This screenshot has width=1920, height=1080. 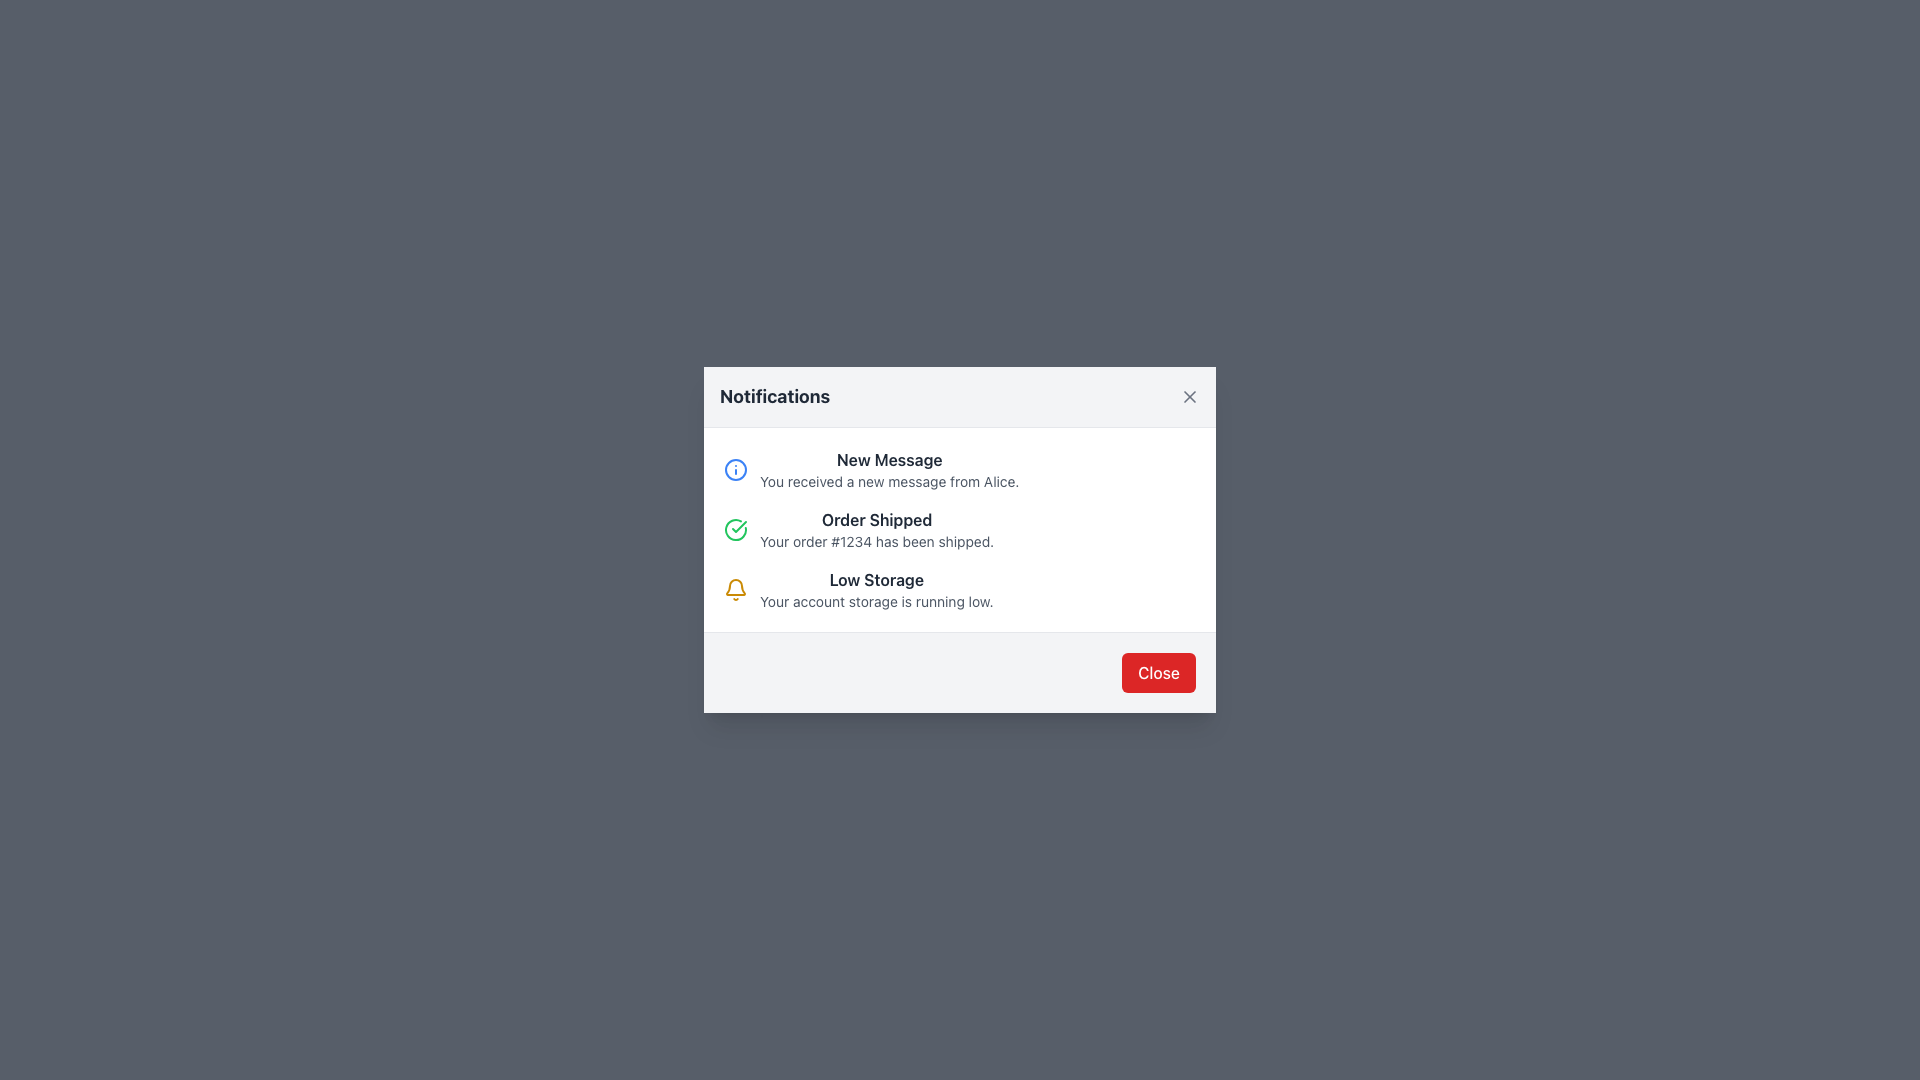 What do you see at coordinates (734, 589) in the screenshot?
I see `the bell icon located on the left side of the 'Low Storage' notification text to acknowledge or open associated actions` at bounding box center [734, 589].